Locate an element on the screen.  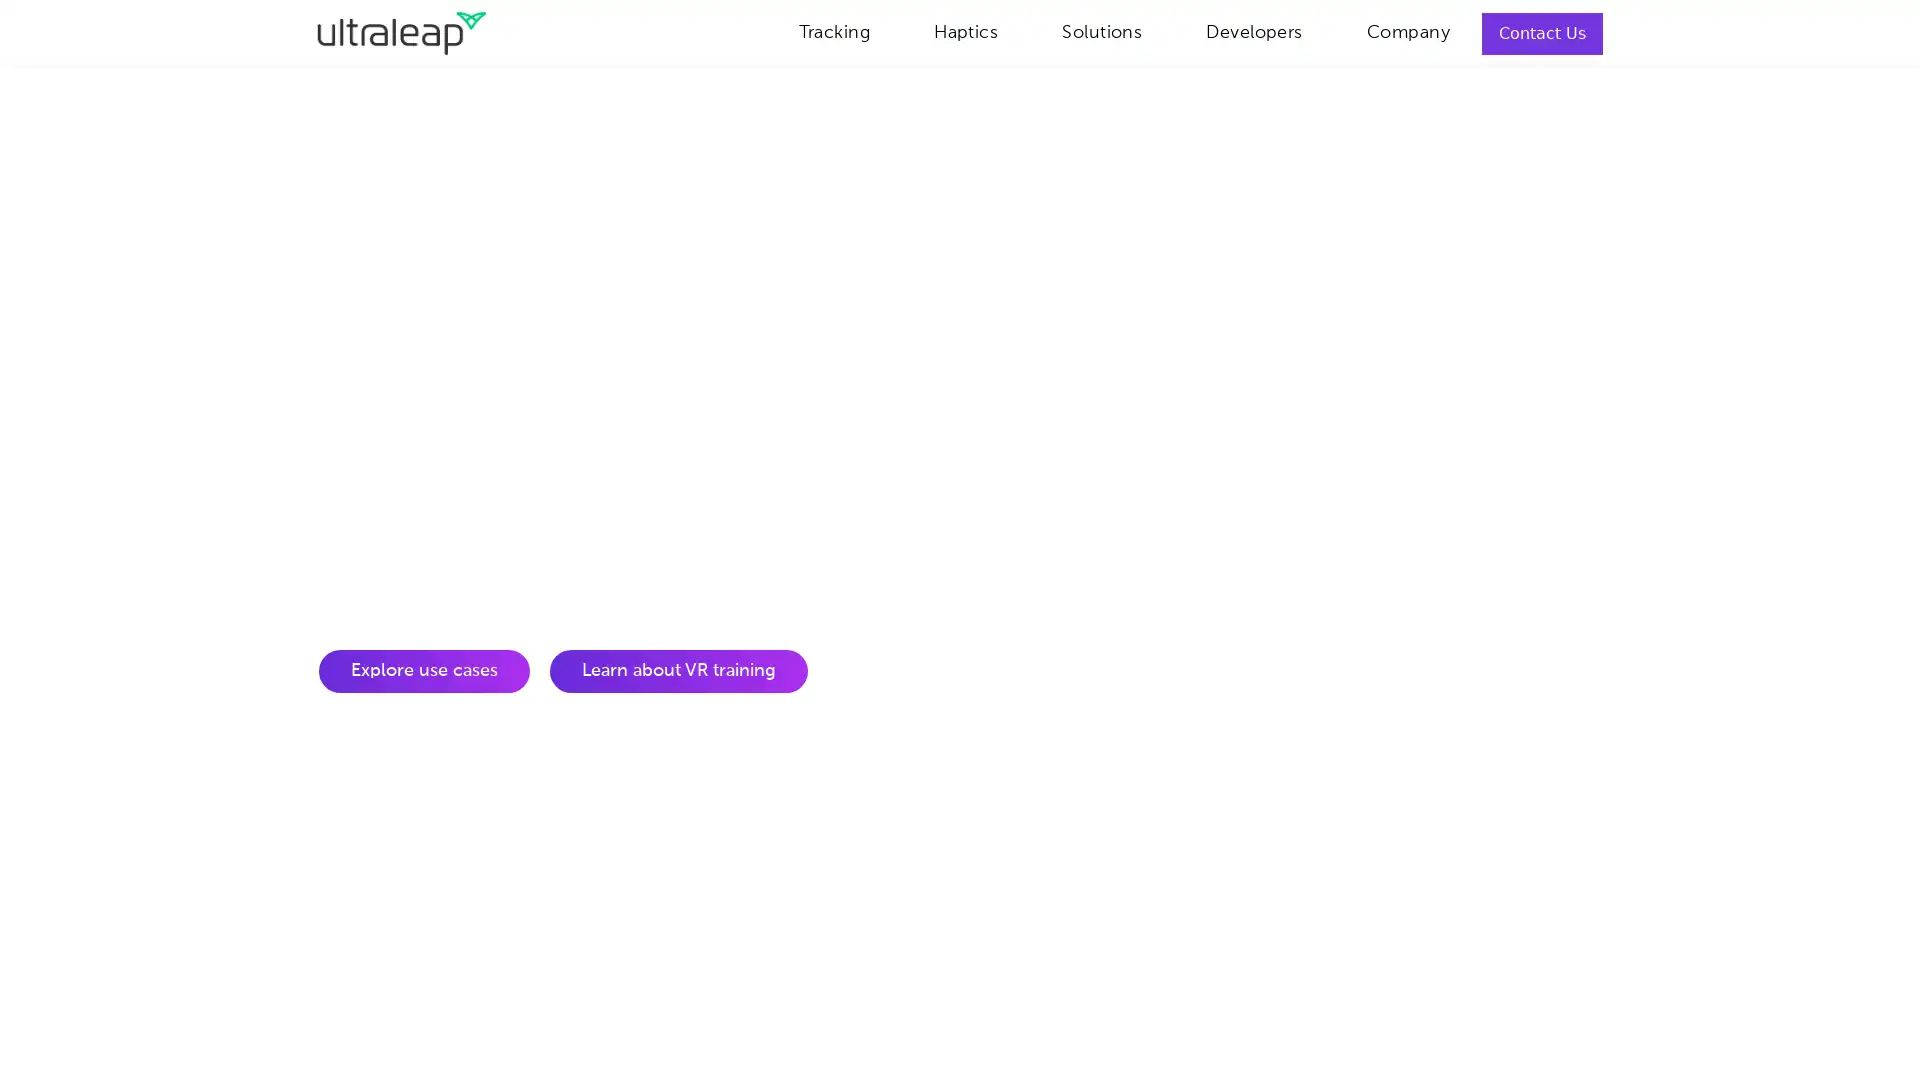
Toggle submenu is located at coordinates (1166, 30).